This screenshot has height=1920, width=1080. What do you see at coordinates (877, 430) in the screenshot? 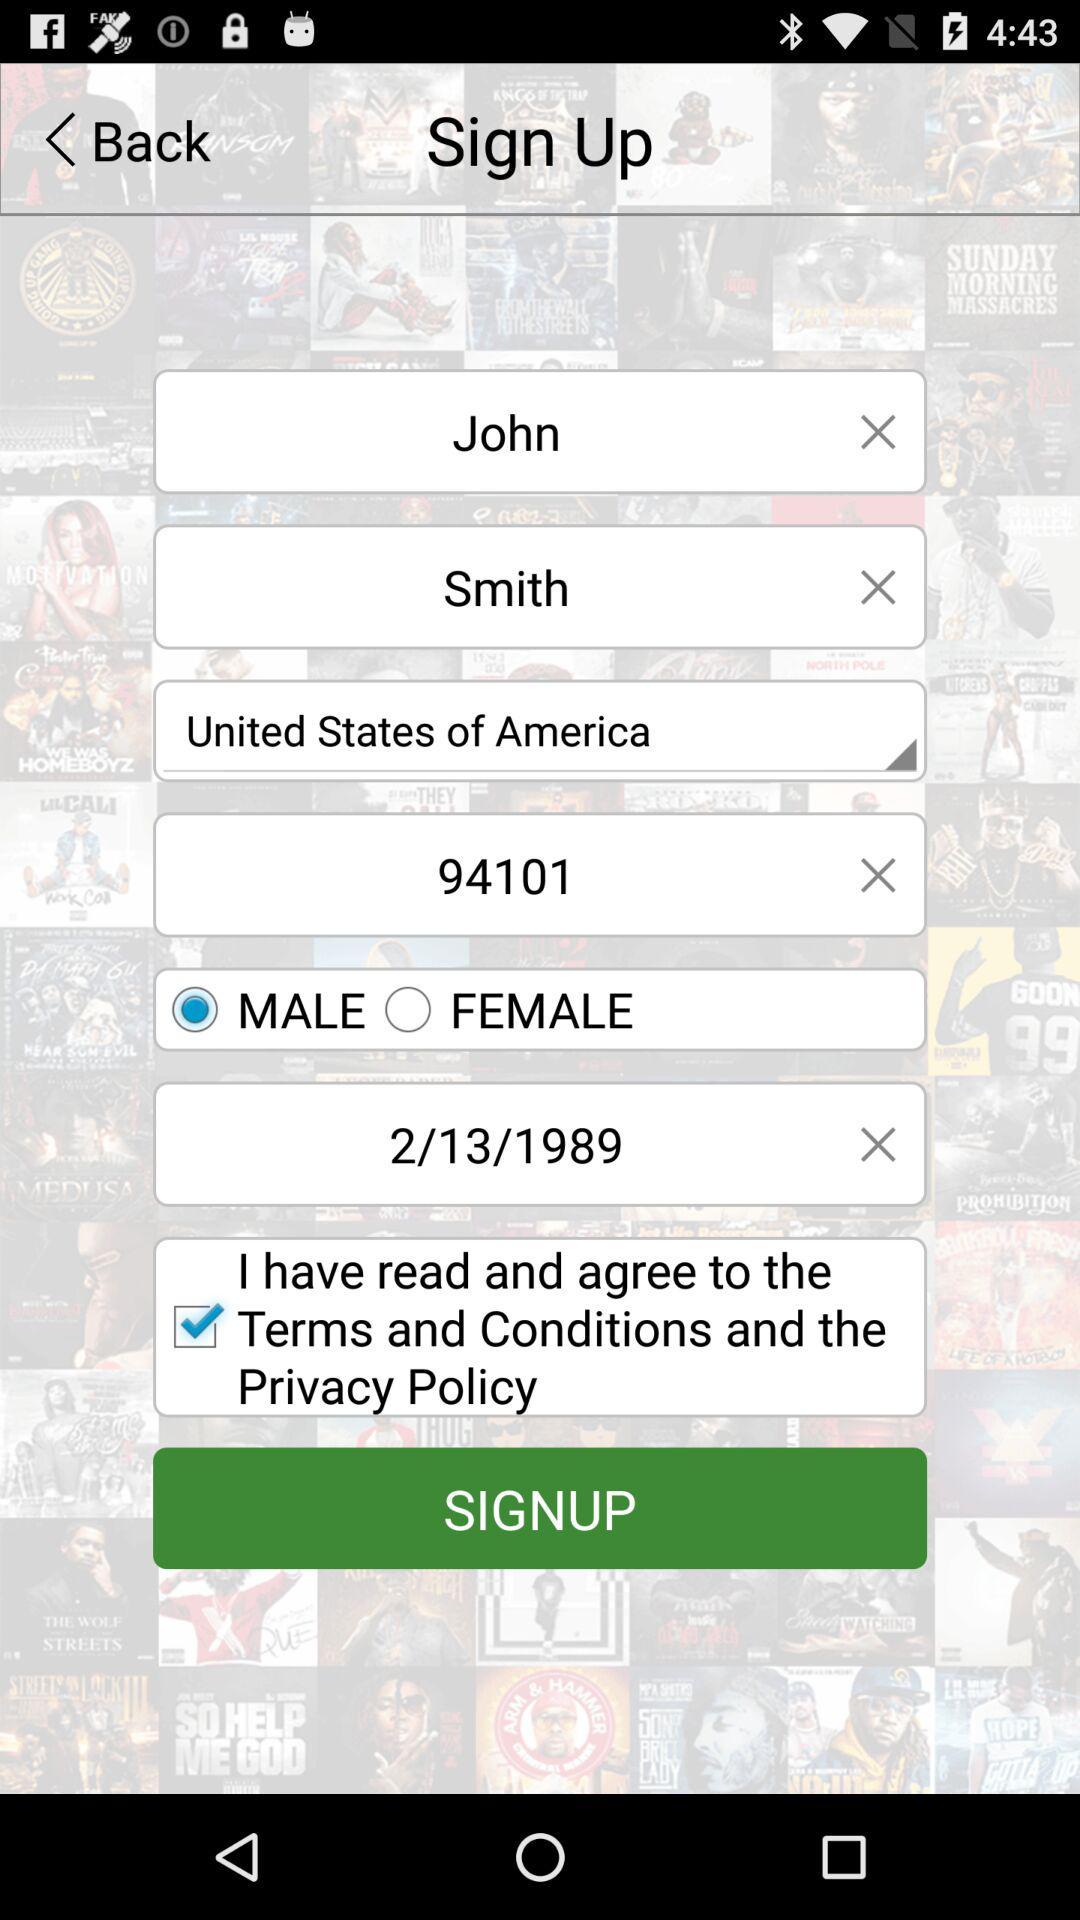
I see `close` at bounding box center [877, 430].